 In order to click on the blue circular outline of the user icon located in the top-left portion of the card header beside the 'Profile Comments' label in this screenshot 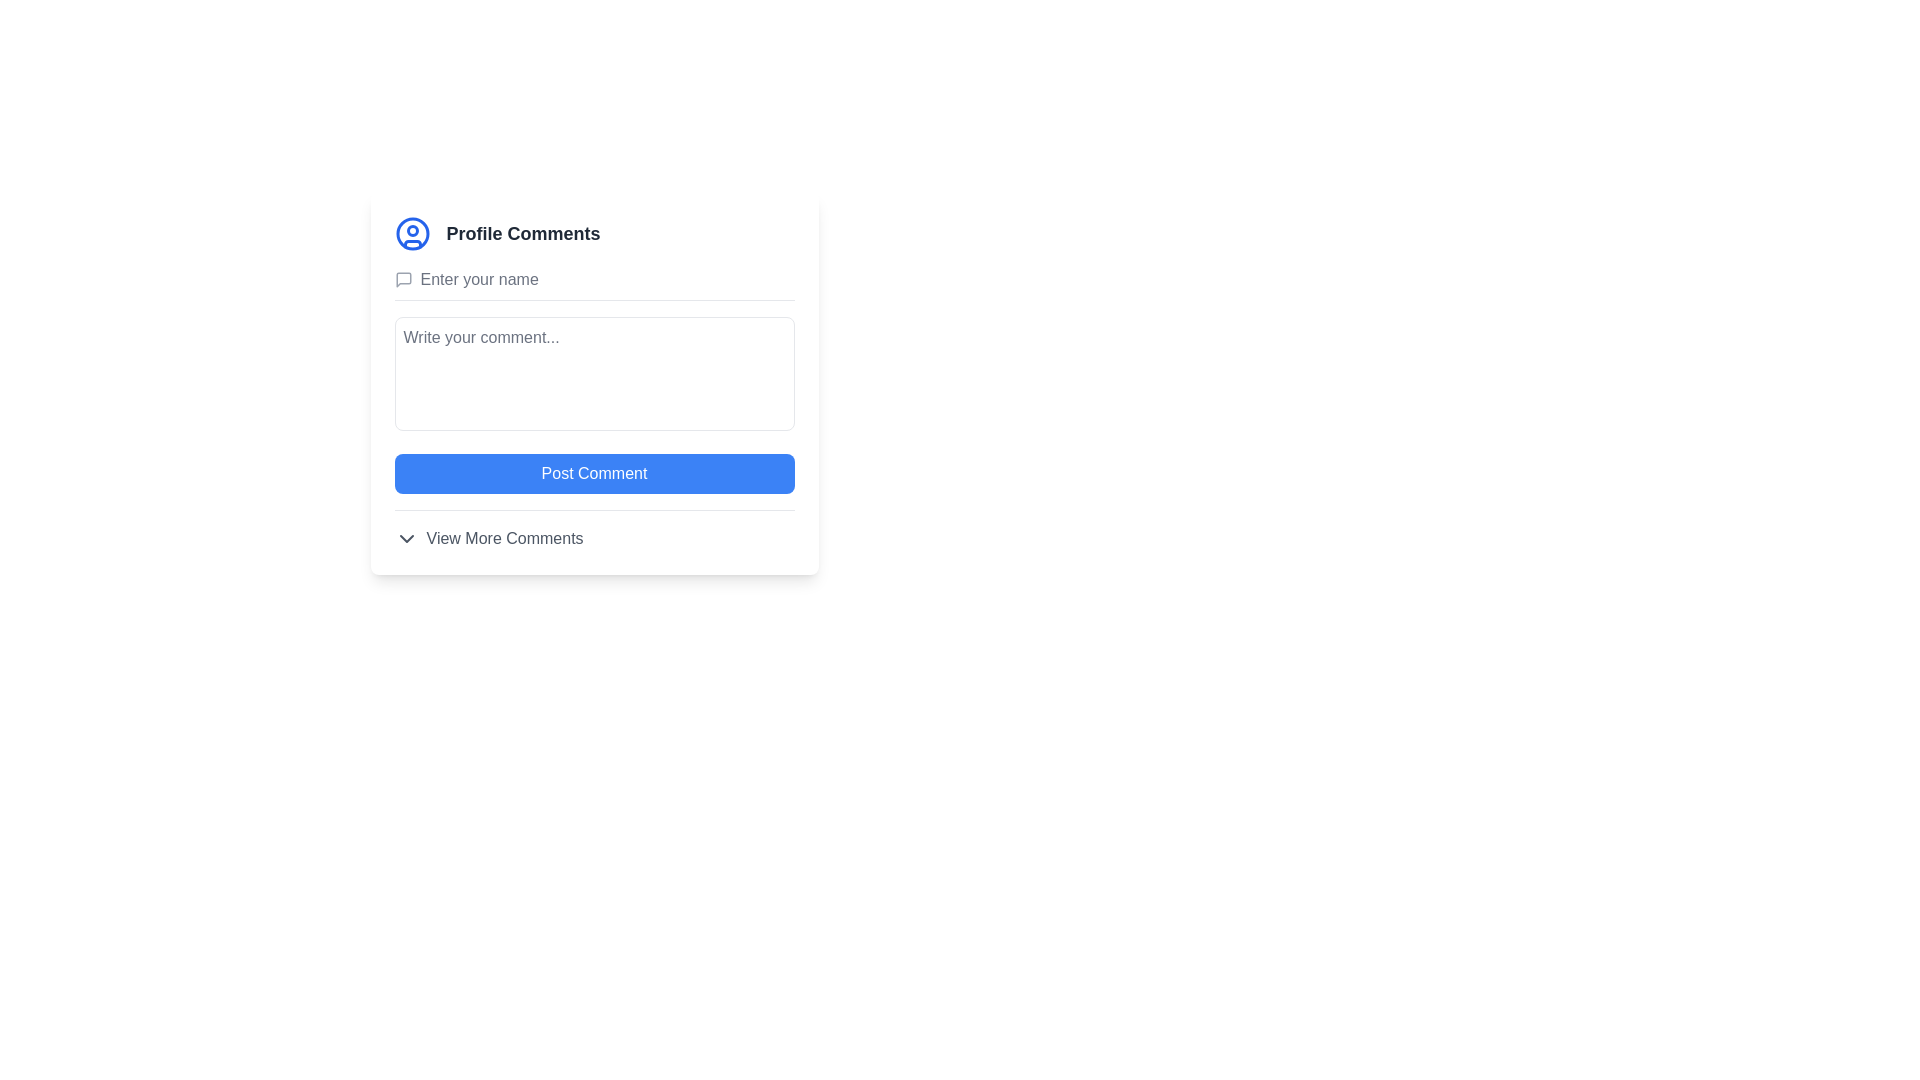, I will do `click(411, 233)`.